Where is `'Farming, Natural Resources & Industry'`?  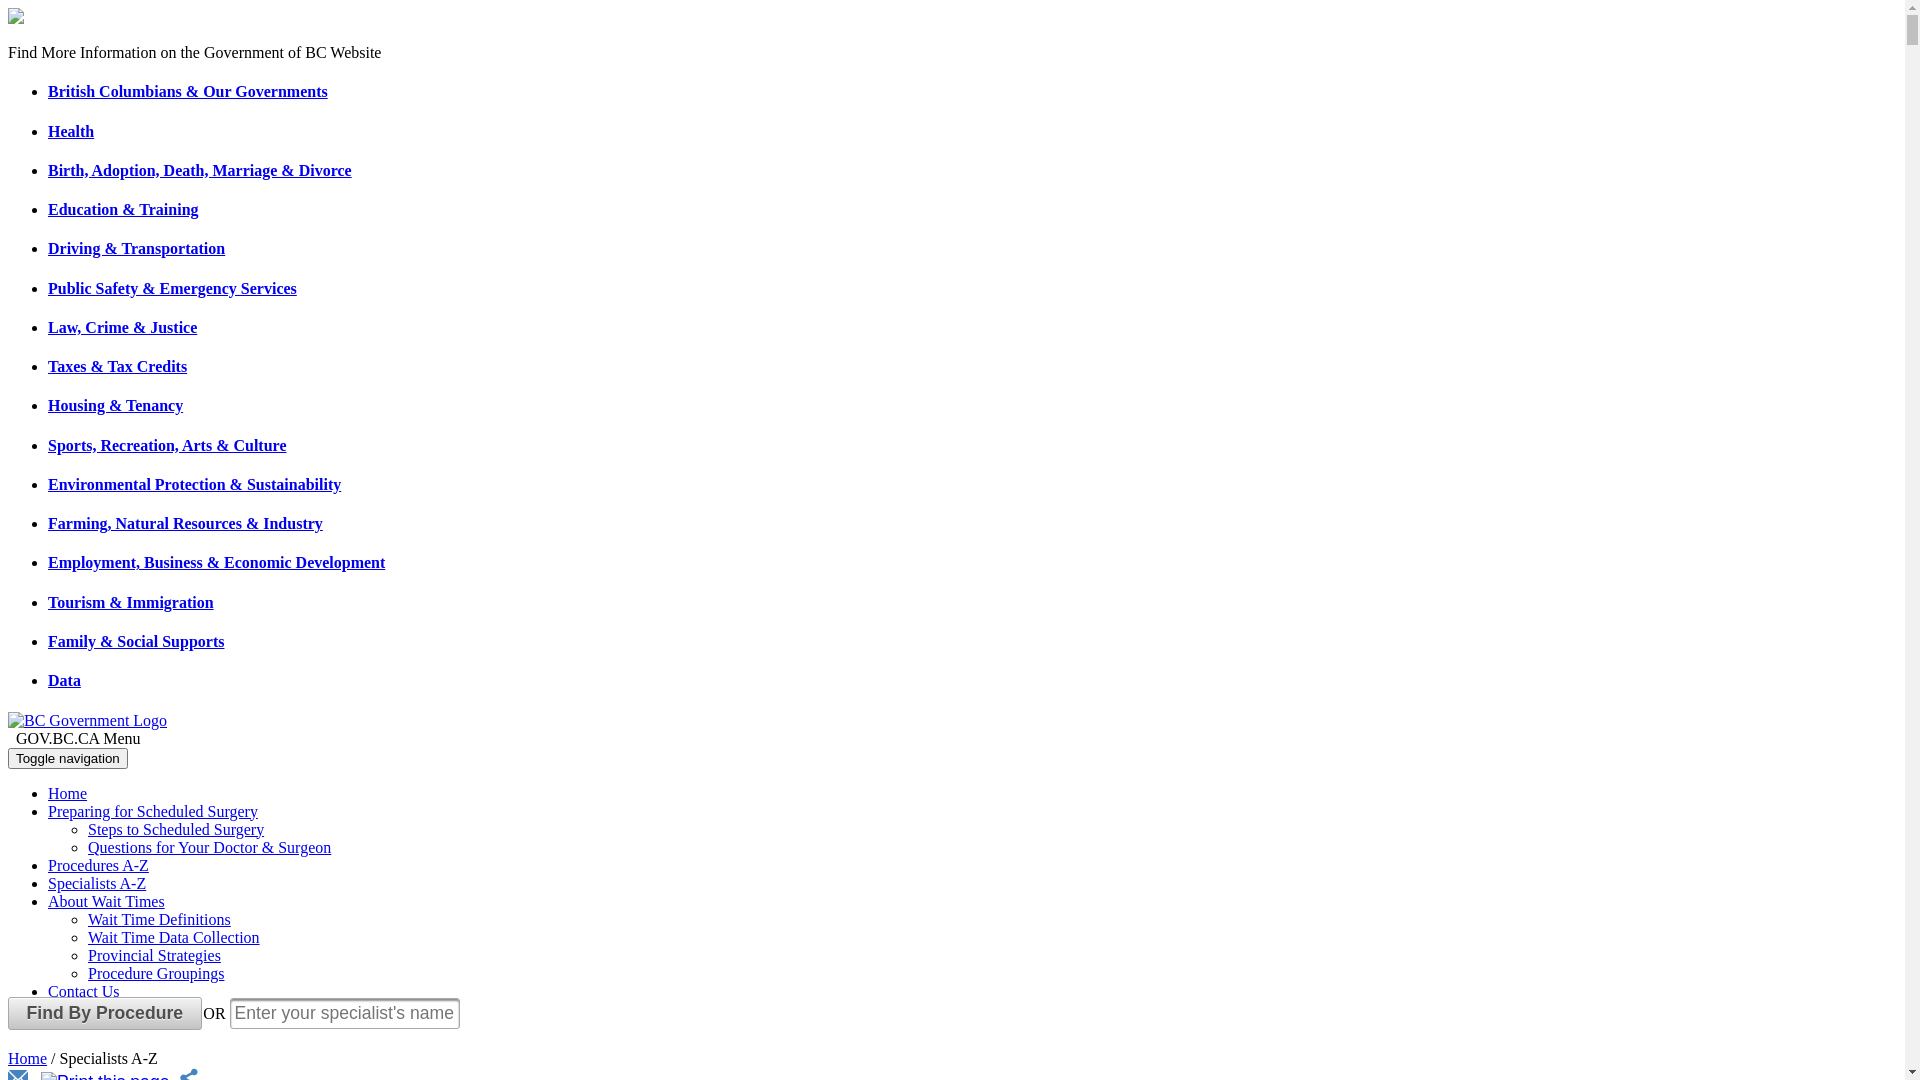
'Farming, Natural Resources & Industry' is located at coordinates (185, 522).